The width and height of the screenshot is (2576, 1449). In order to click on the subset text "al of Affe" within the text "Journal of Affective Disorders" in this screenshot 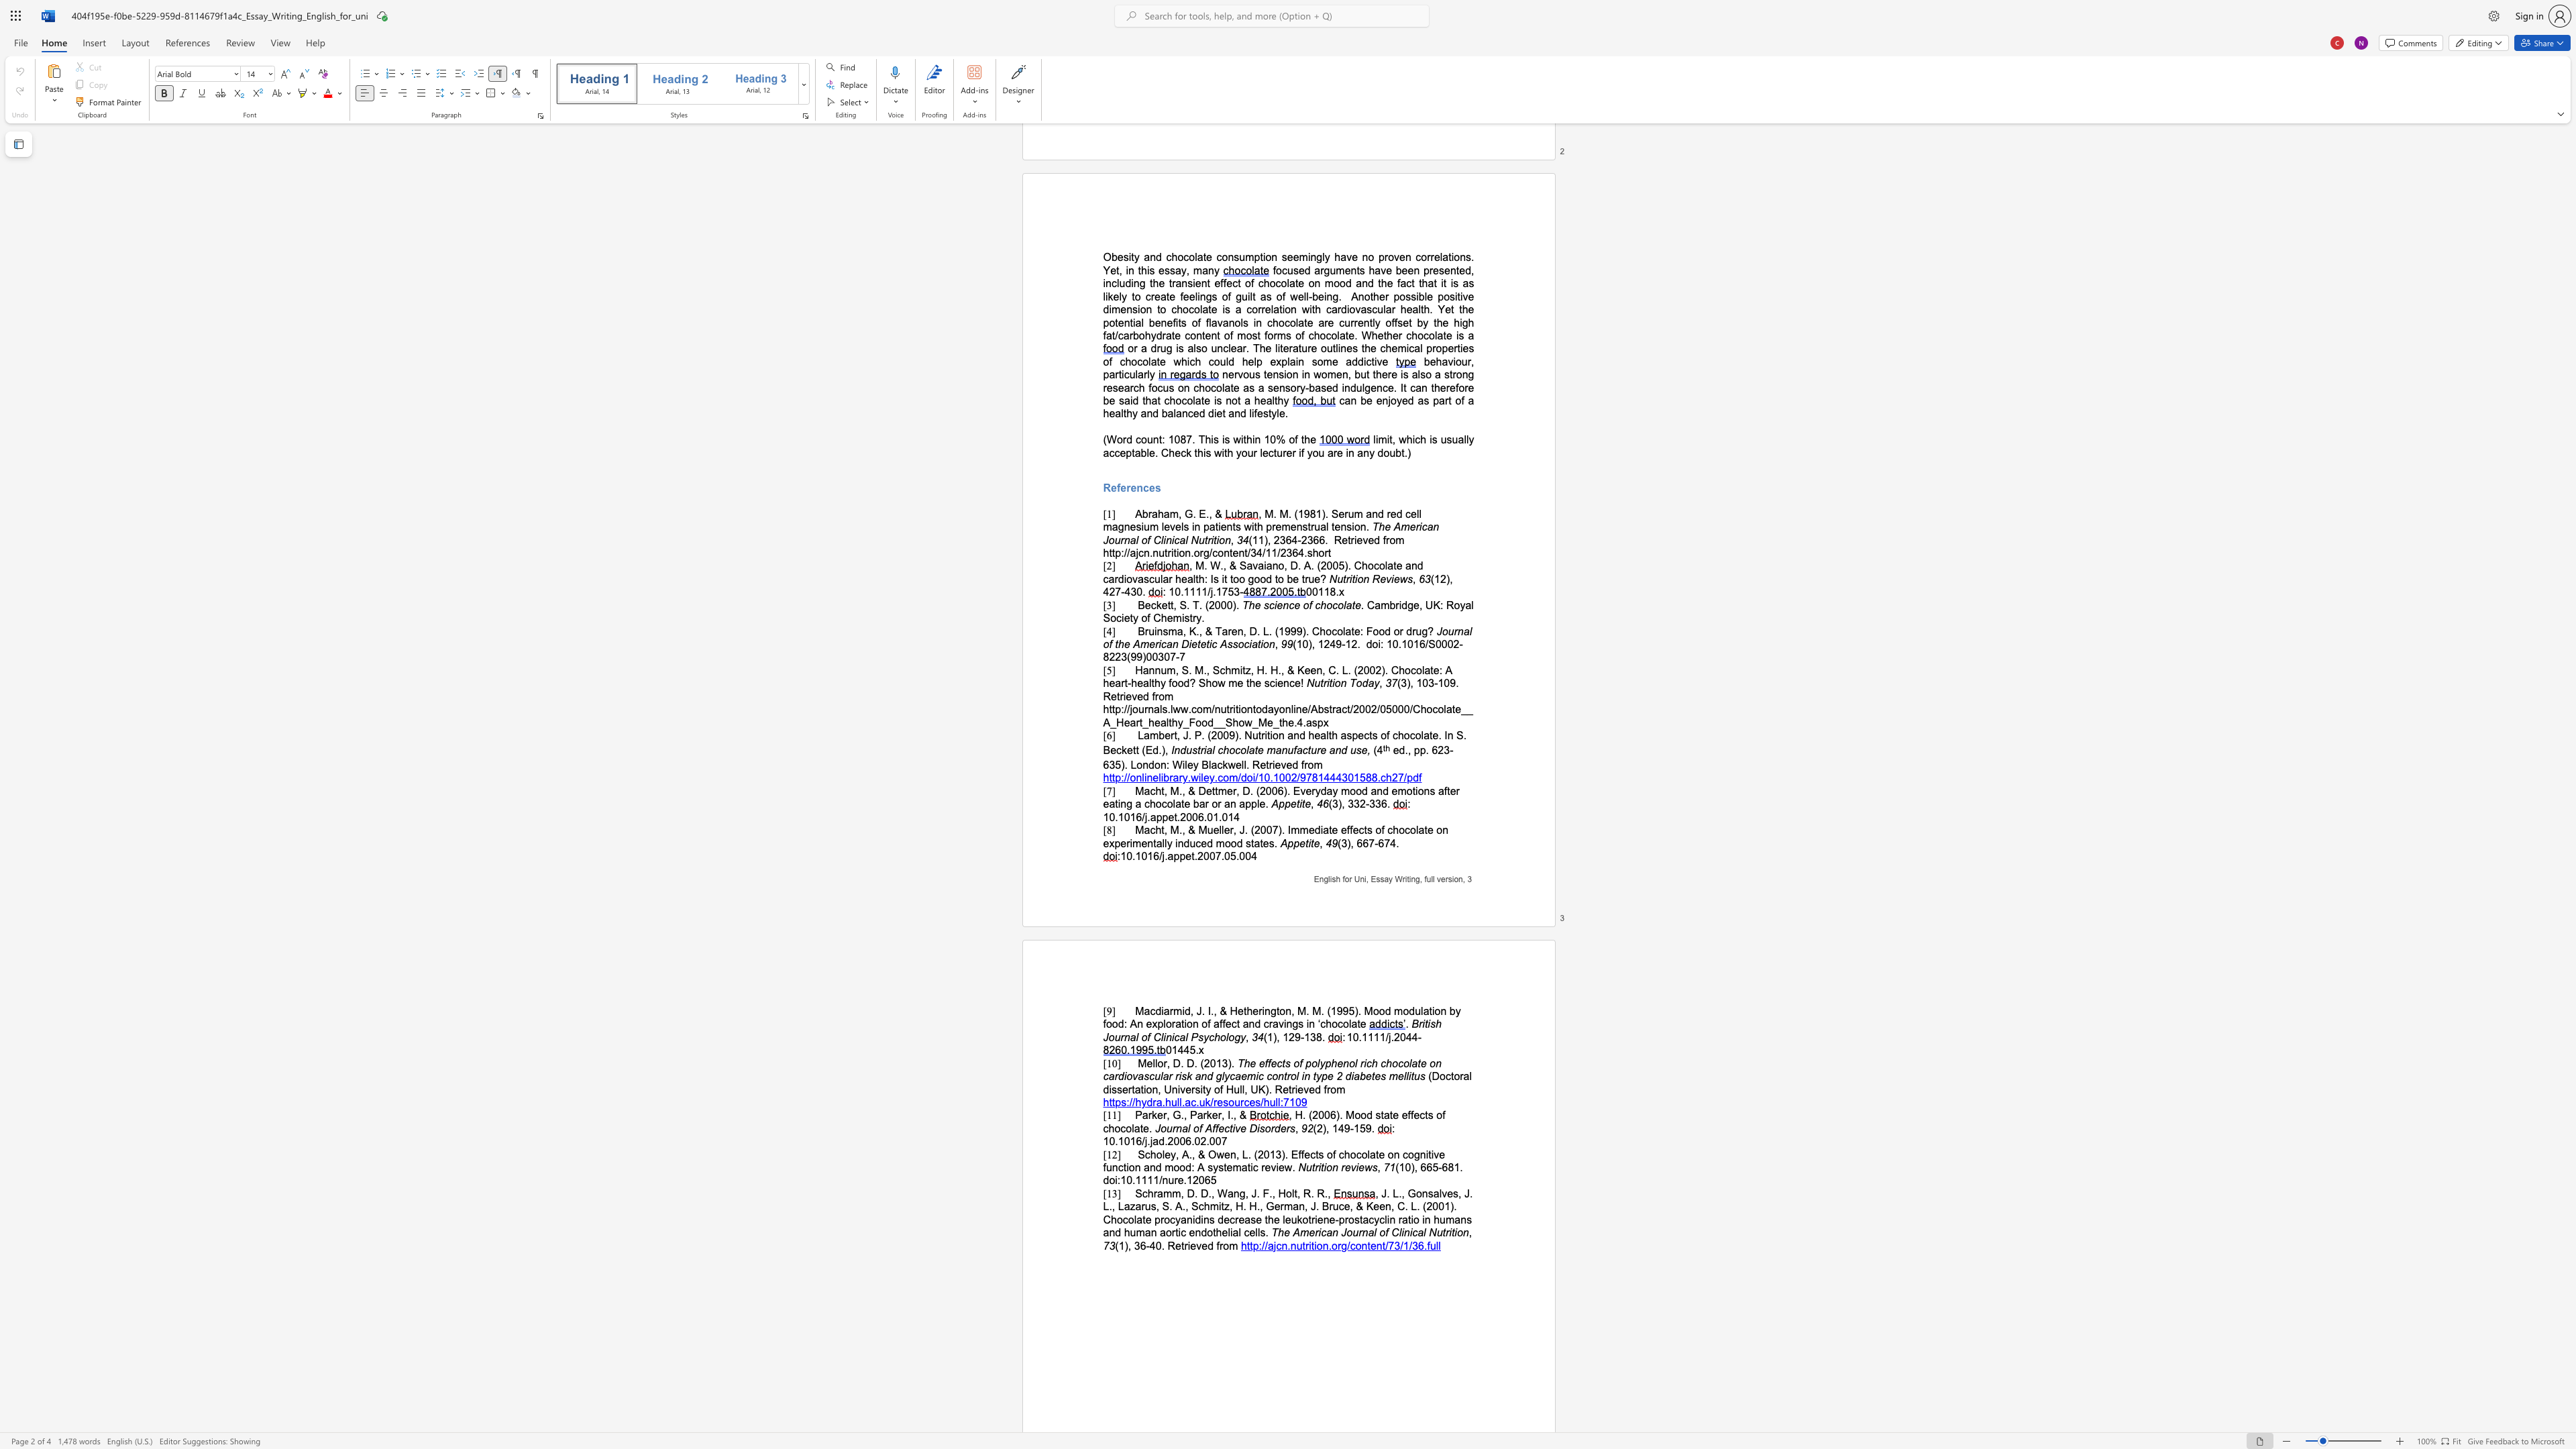, I will do `click(1181, 1128)`.